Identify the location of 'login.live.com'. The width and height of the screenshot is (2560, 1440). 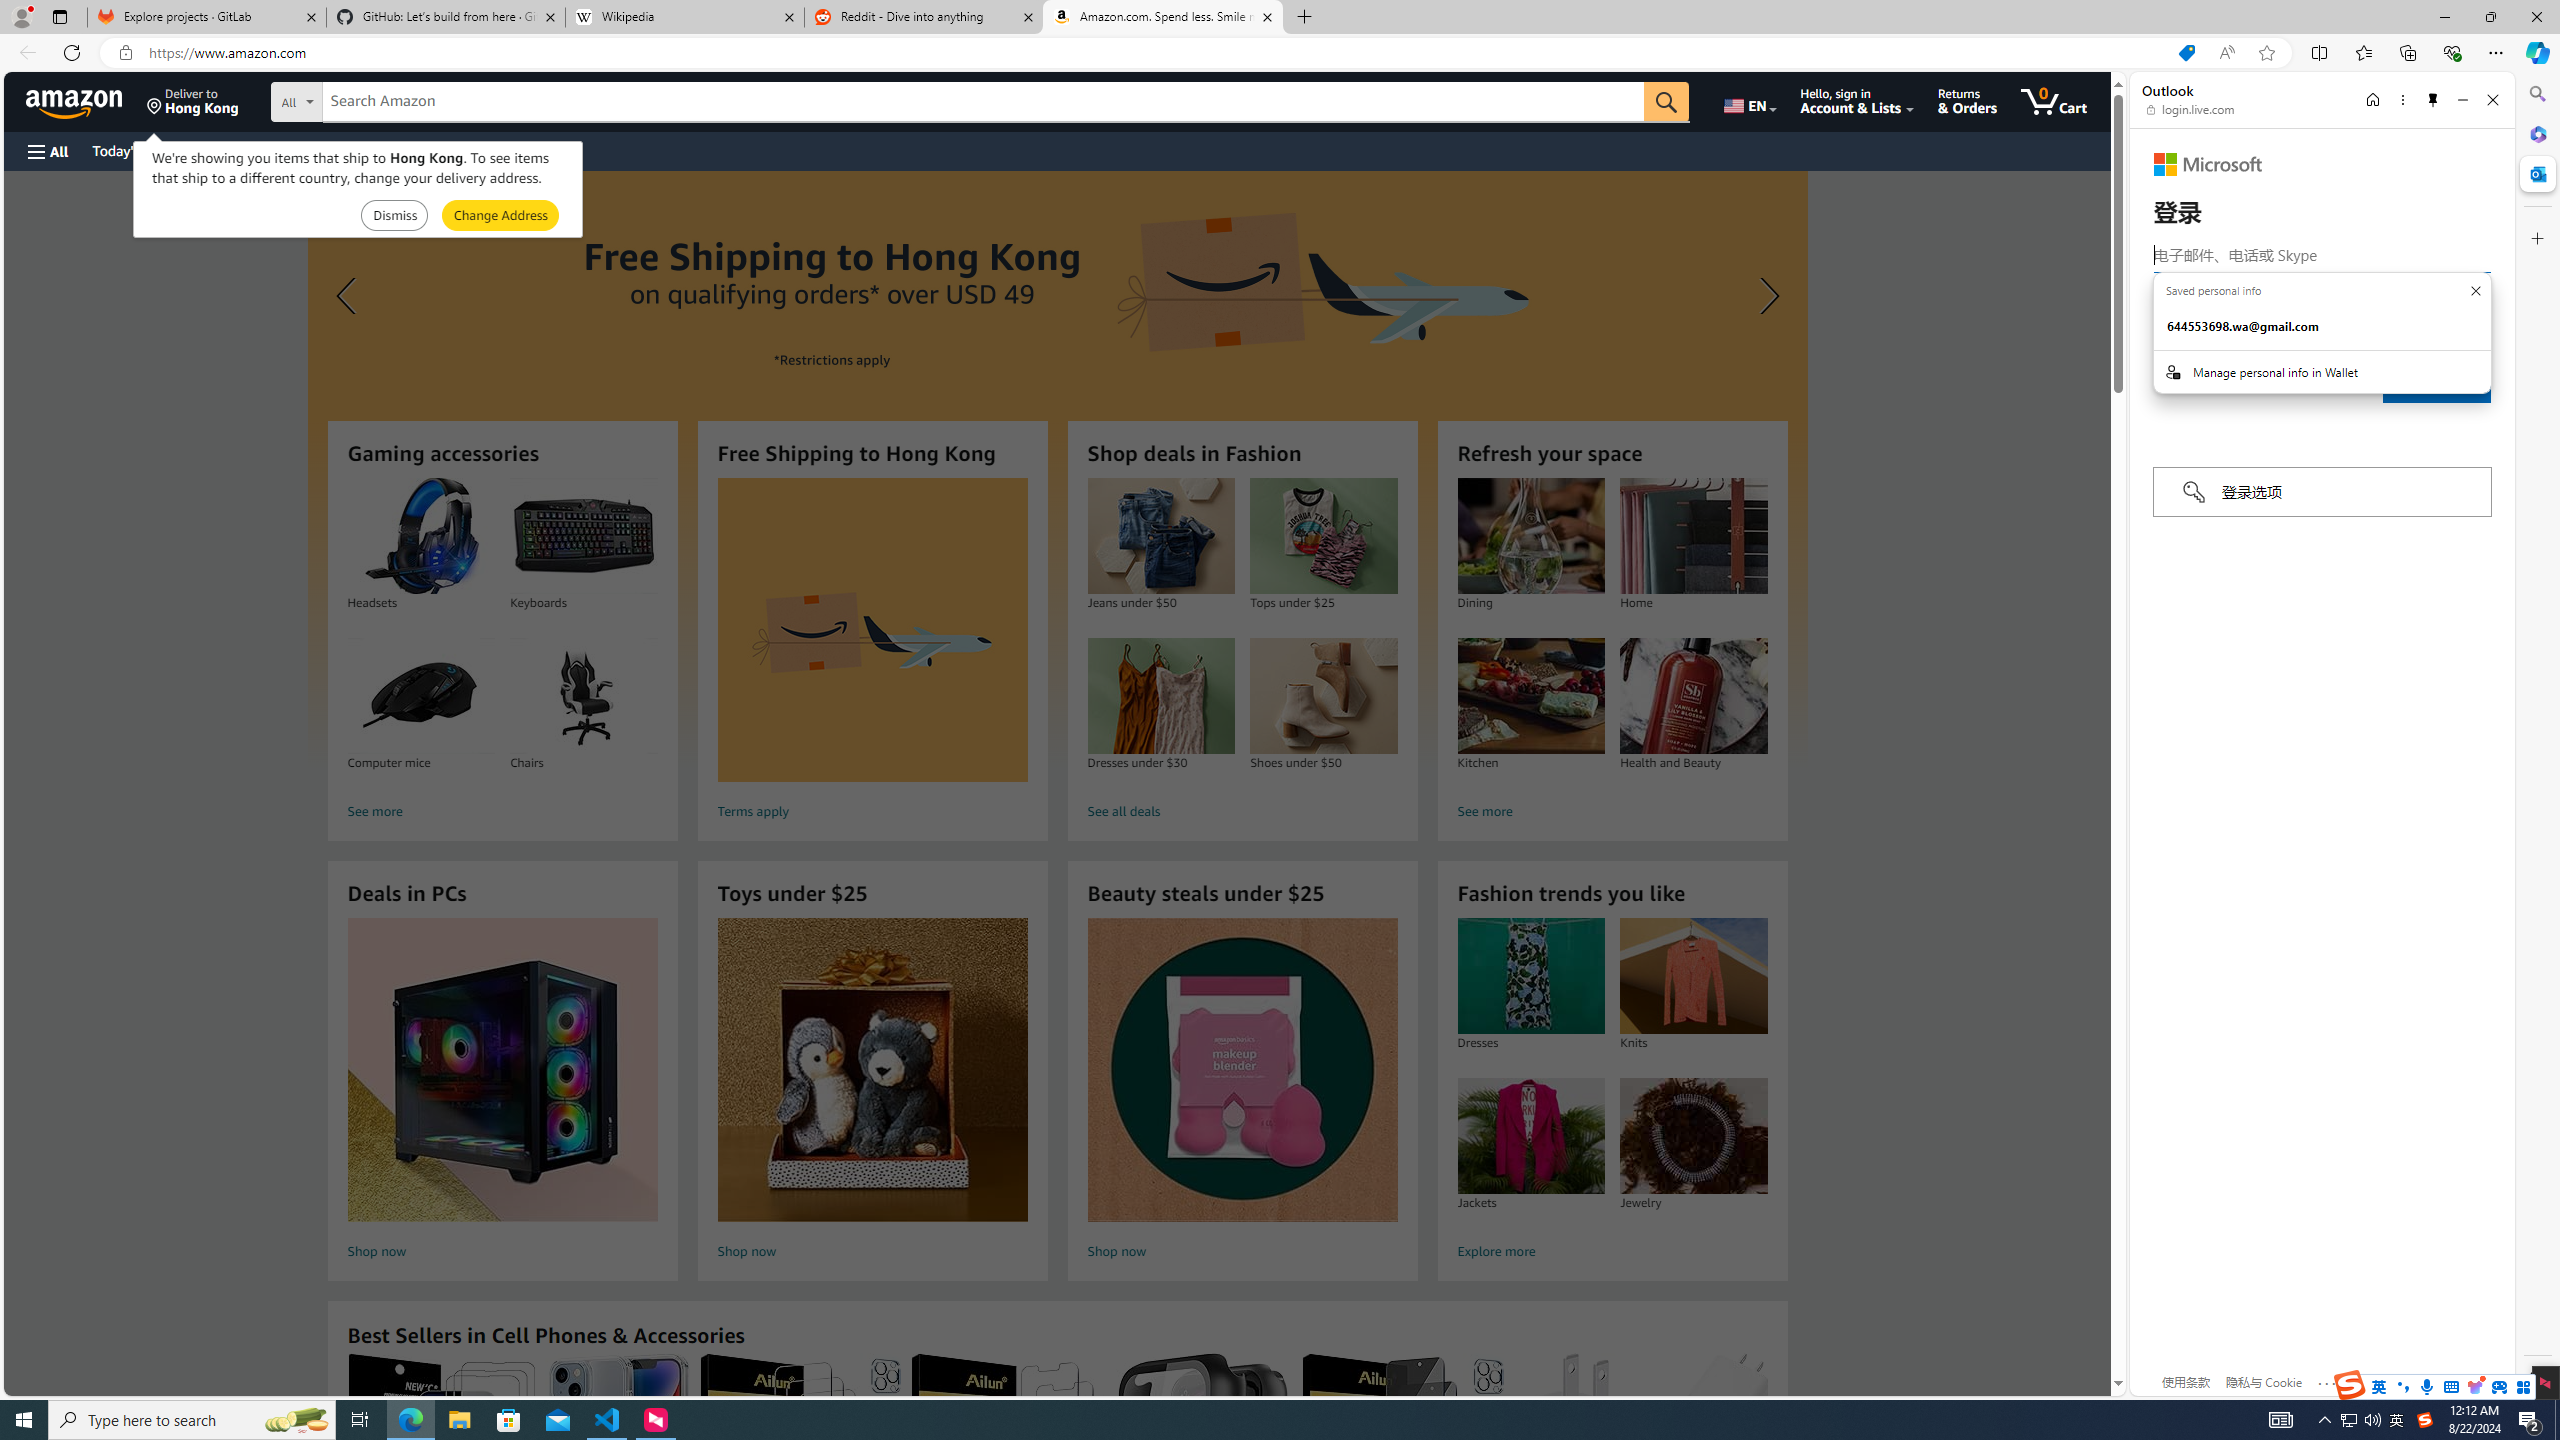
(2190, 108).